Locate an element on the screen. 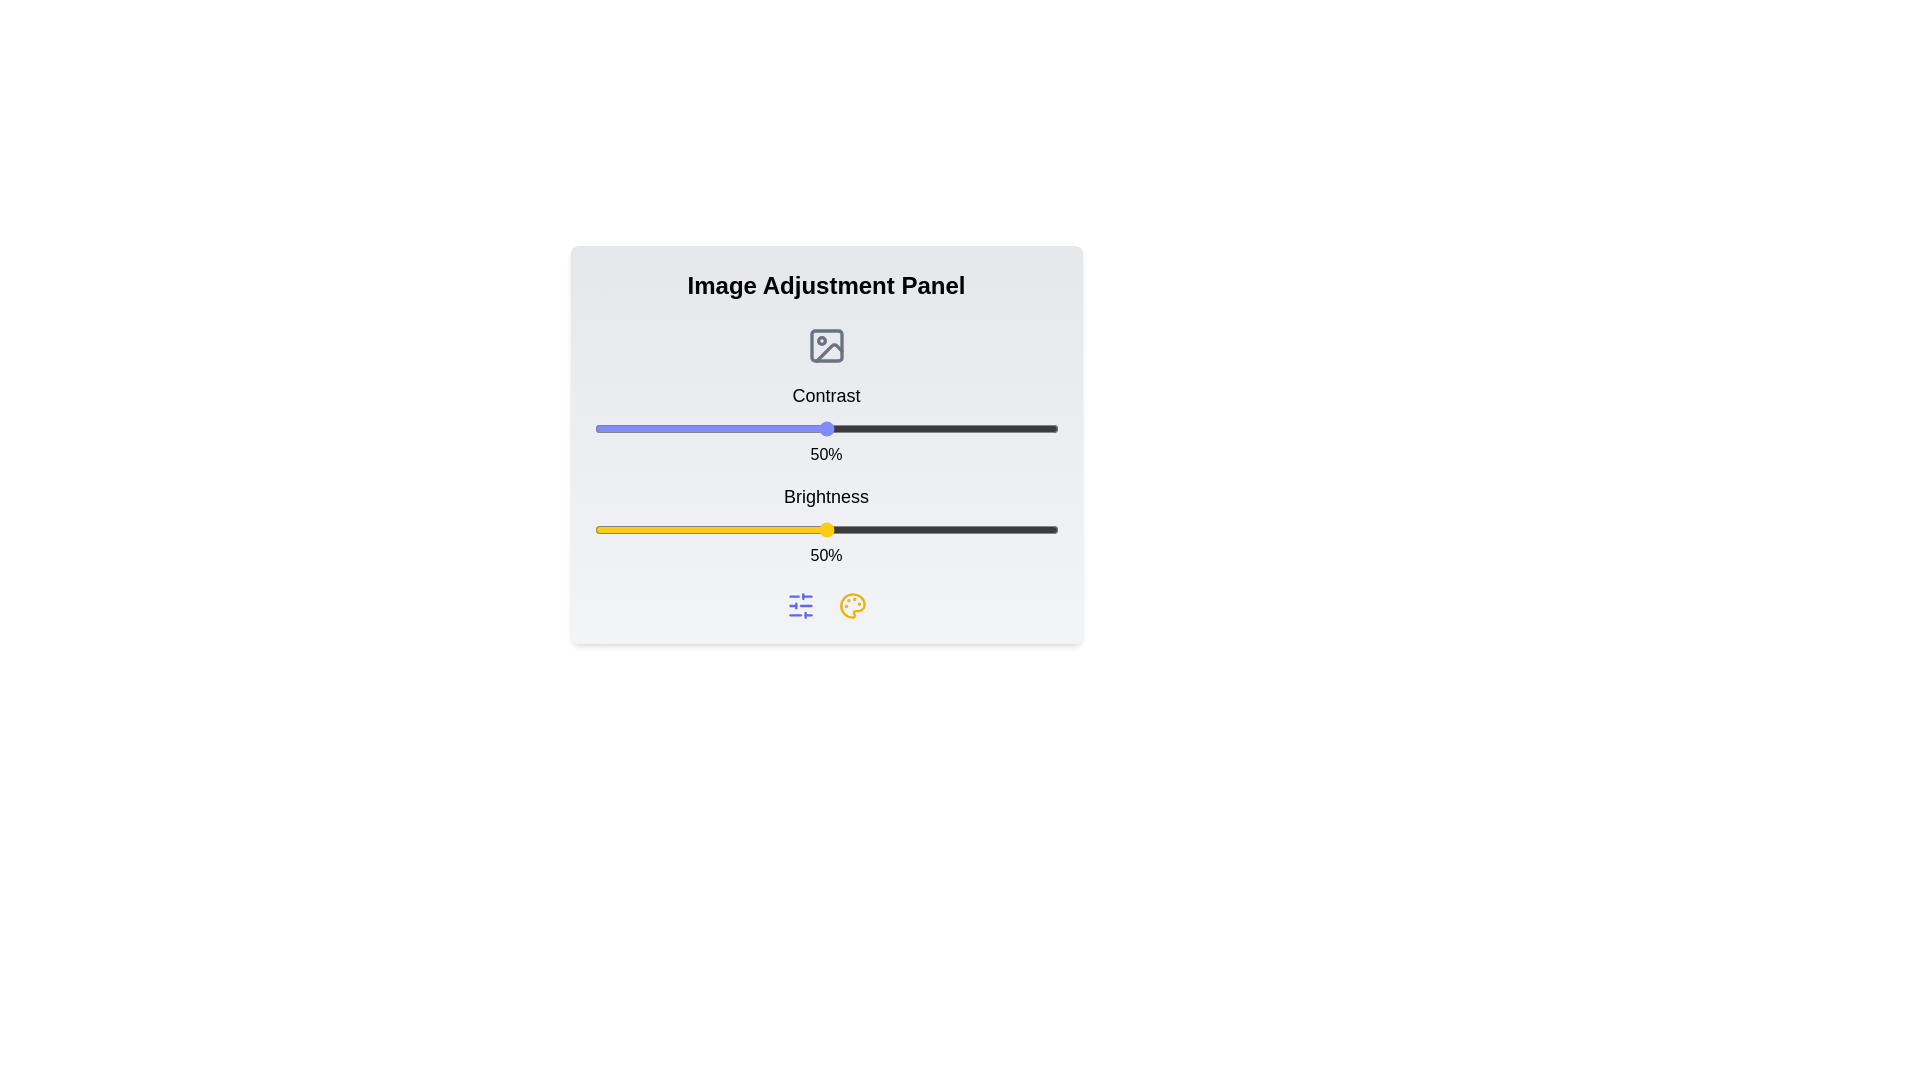 The image size is (1920, 1080). the contrast slider to 80% is located at coordinates (965, 427).